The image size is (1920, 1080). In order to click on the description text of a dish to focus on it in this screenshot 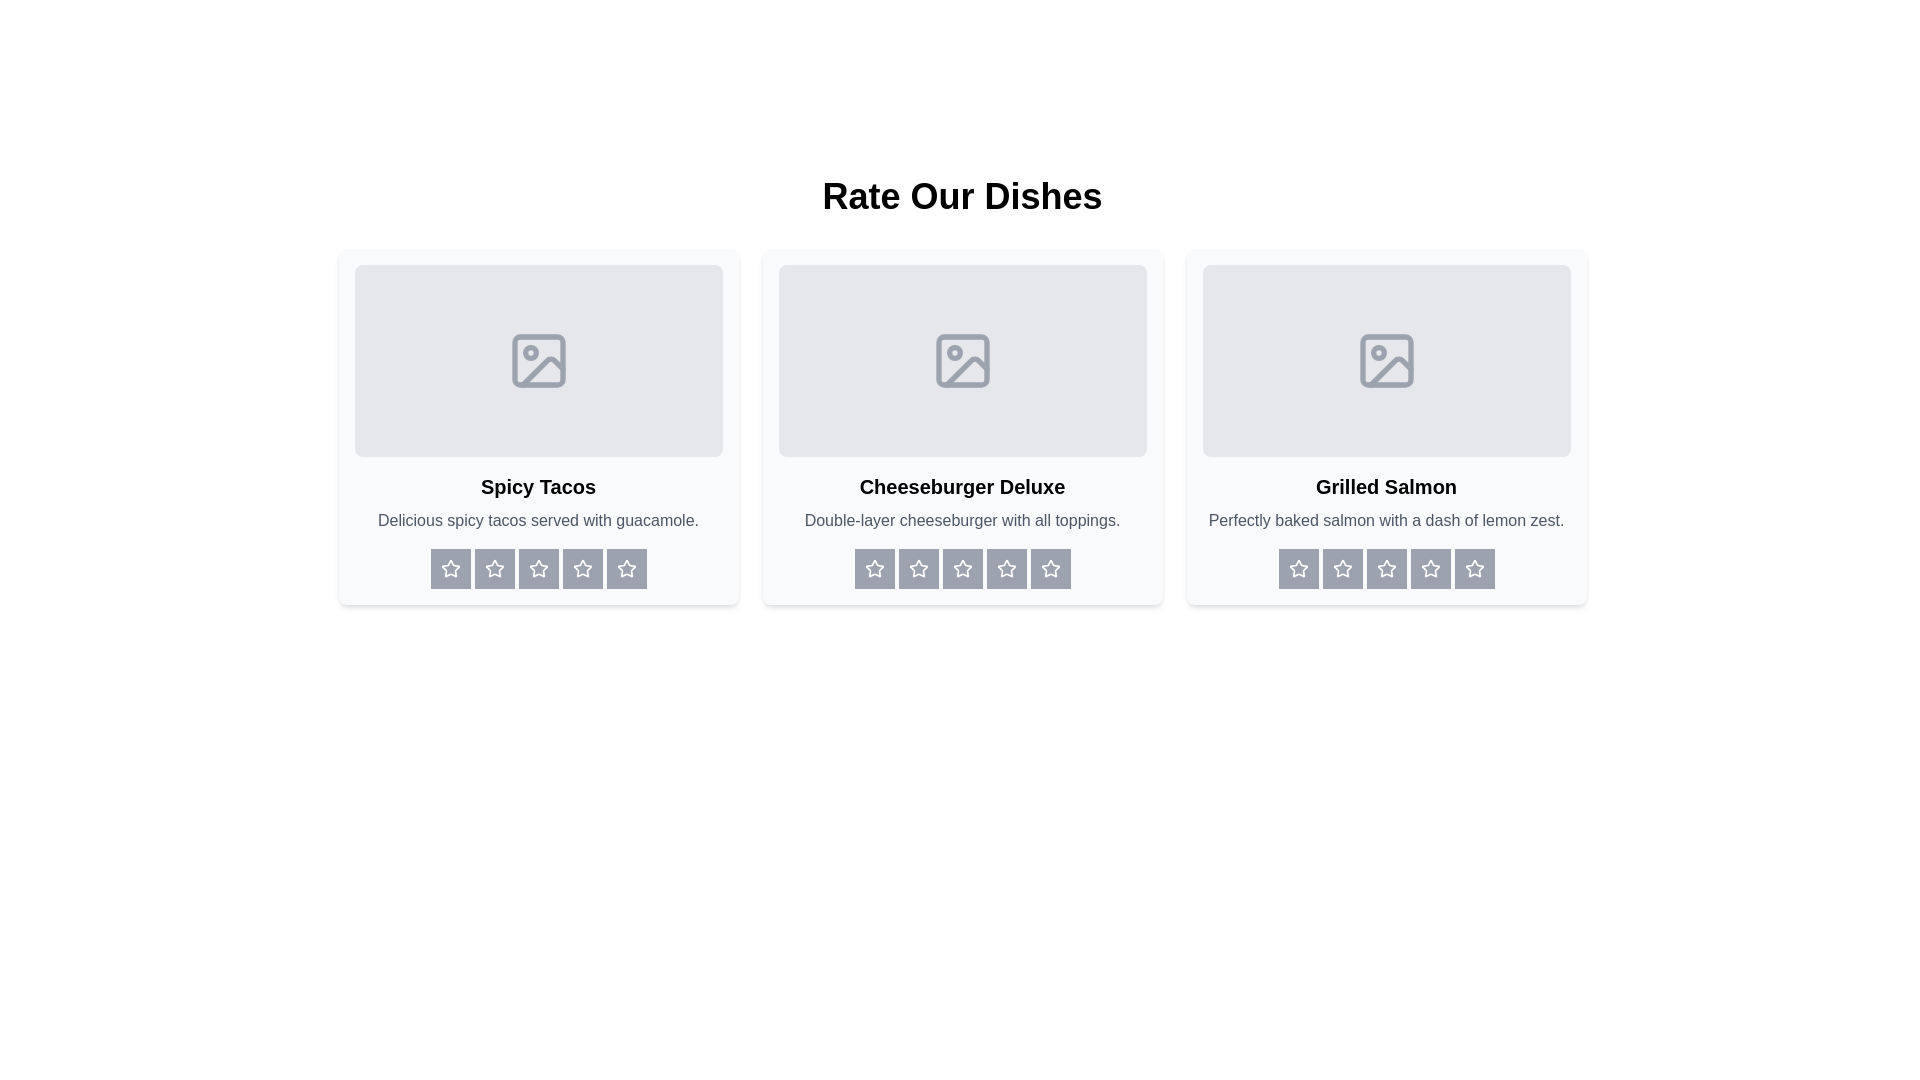, I will do `click(538, 519)`.